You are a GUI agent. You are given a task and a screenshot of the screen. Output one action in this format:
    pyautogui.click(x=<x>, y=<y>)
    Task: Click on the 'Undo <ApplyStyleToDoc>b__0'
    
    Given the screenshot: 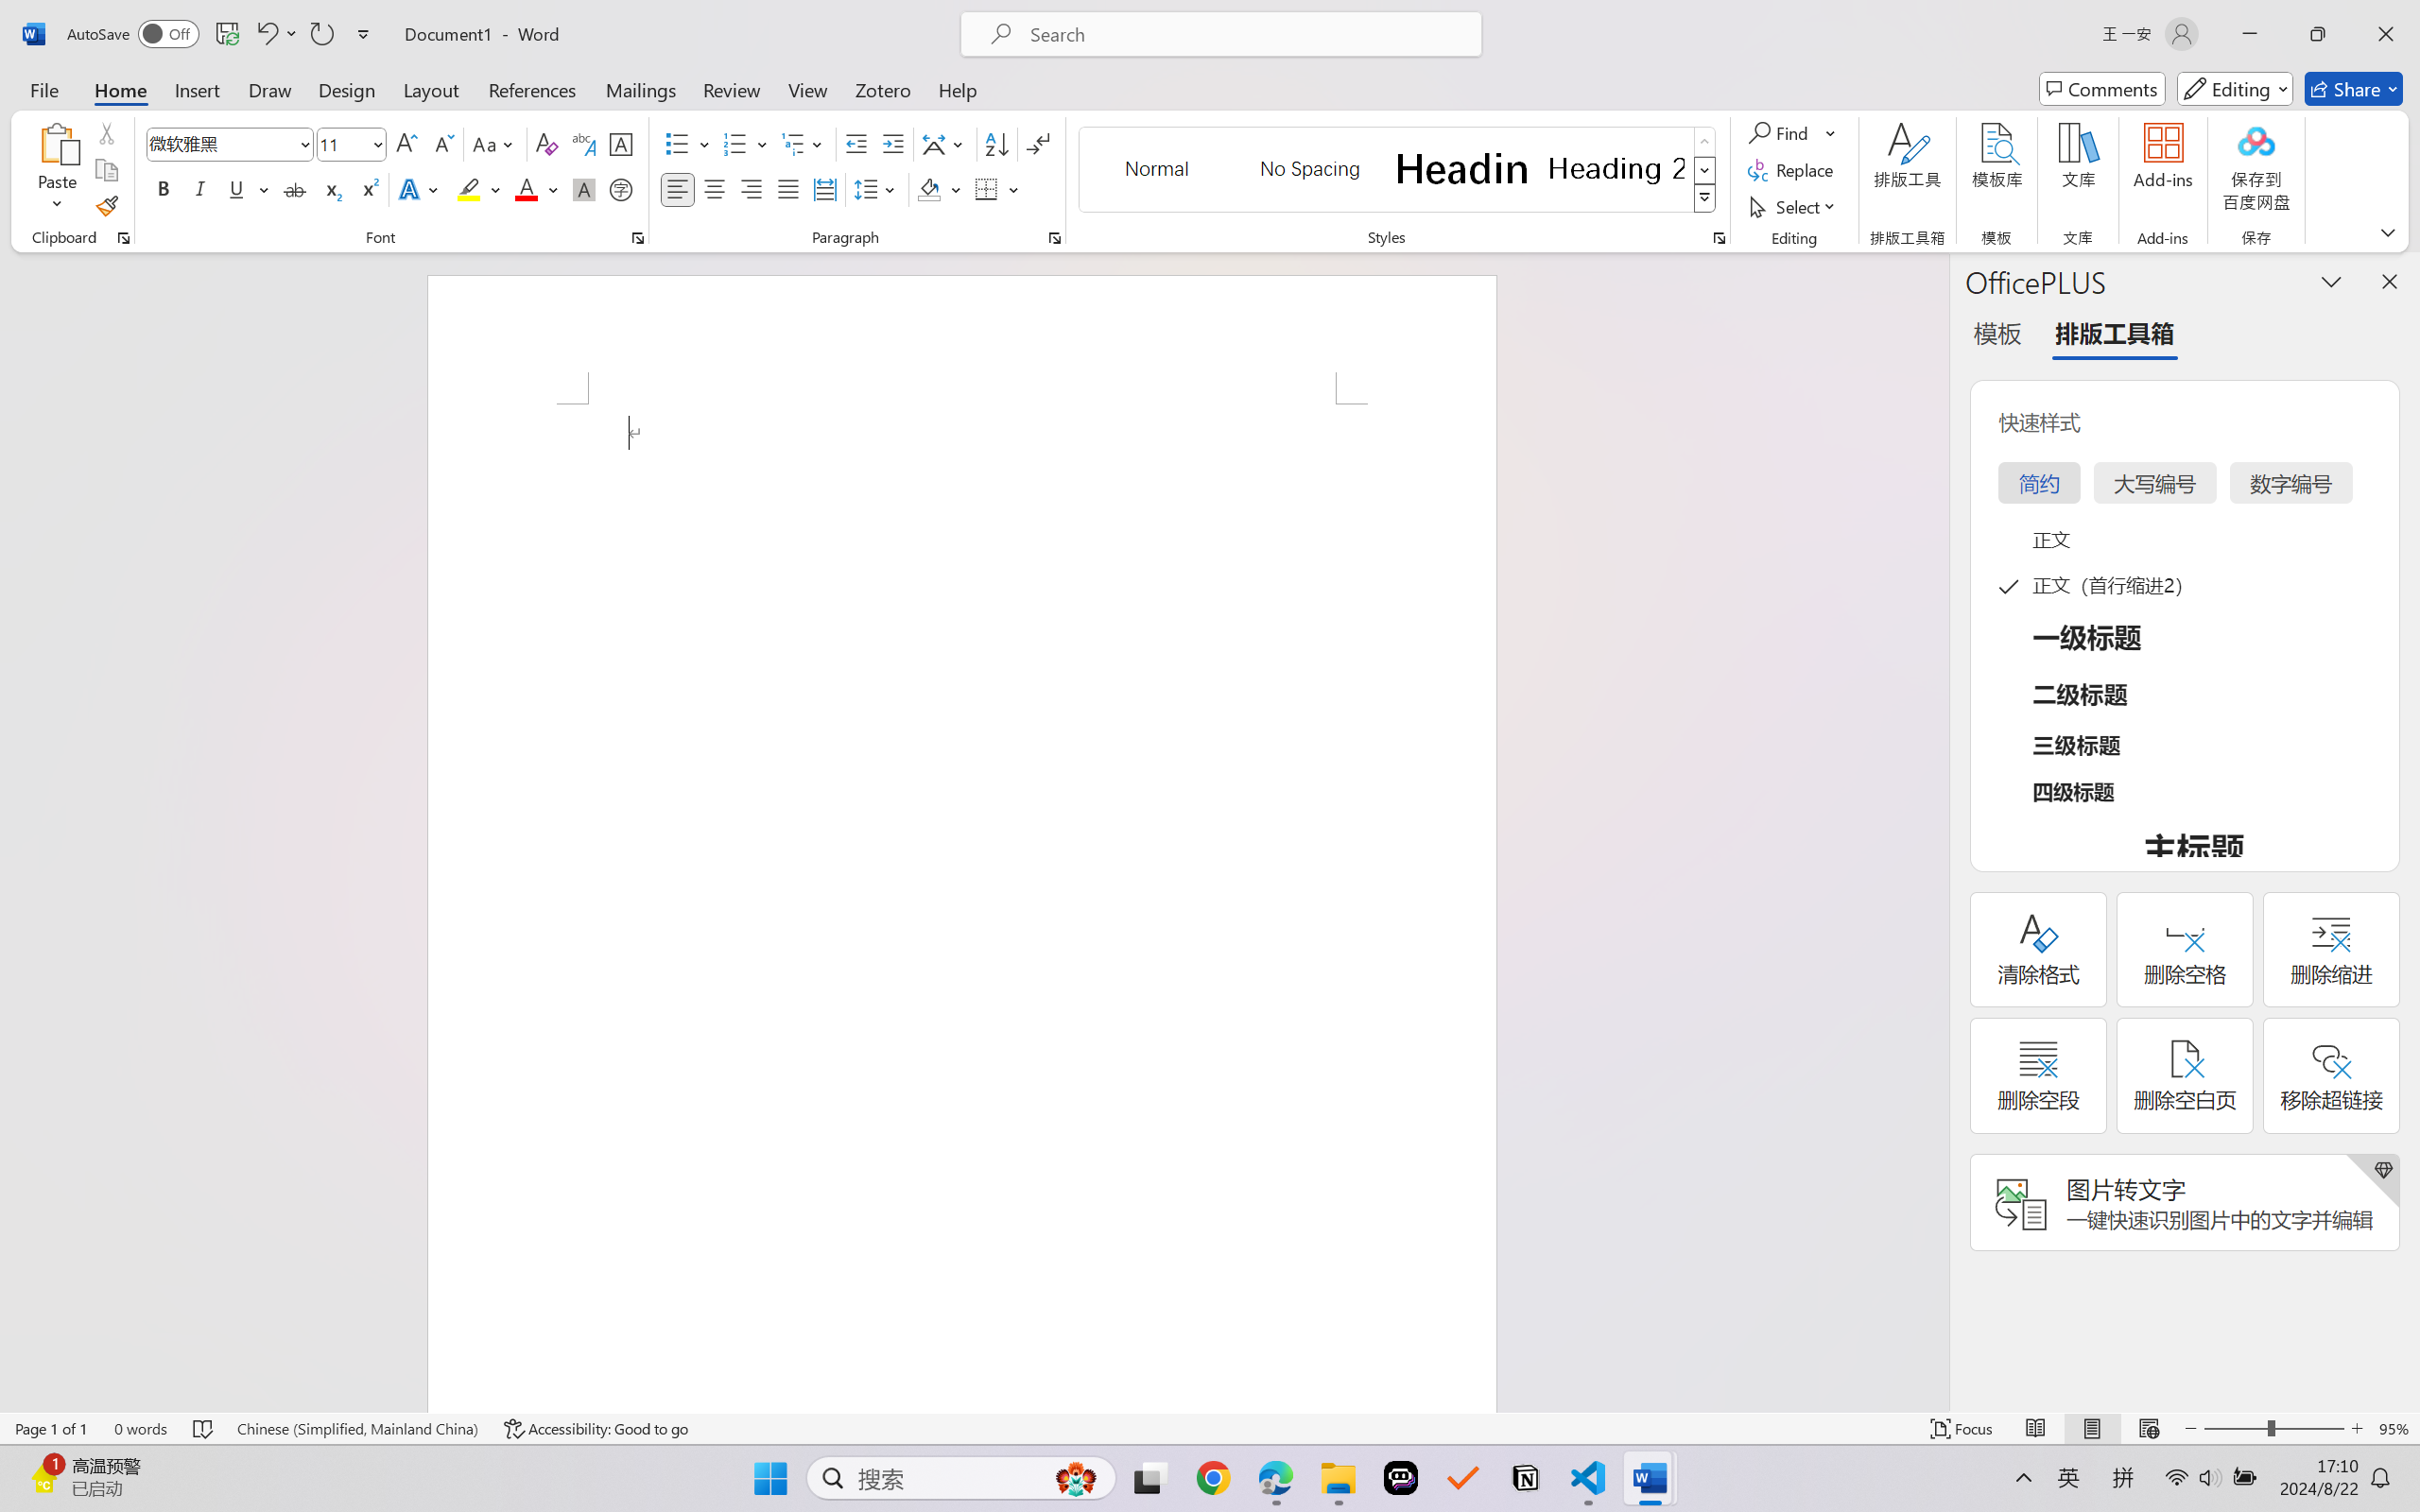 What is the action you would take?
    pyautogui.click(x=265, y=33)
    